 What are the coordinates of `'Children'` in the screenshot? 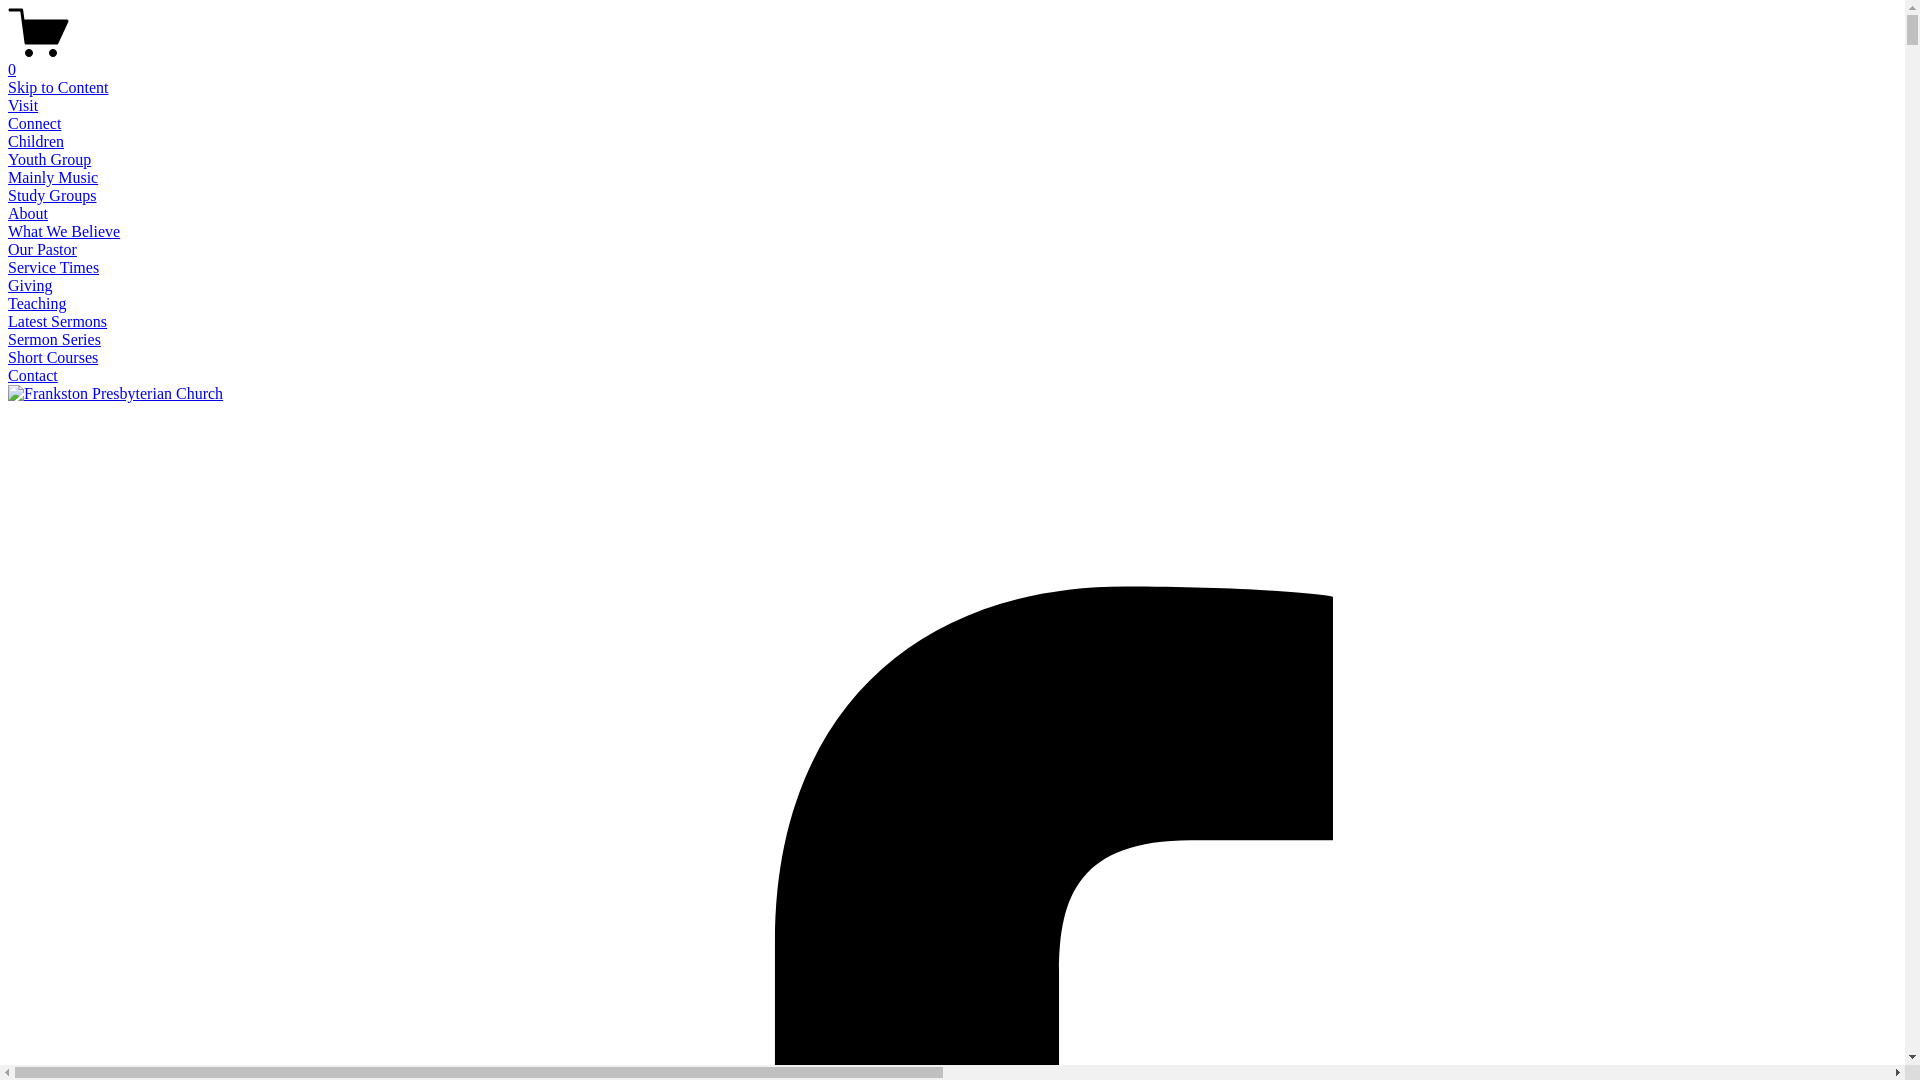 It's located at (35, 140).